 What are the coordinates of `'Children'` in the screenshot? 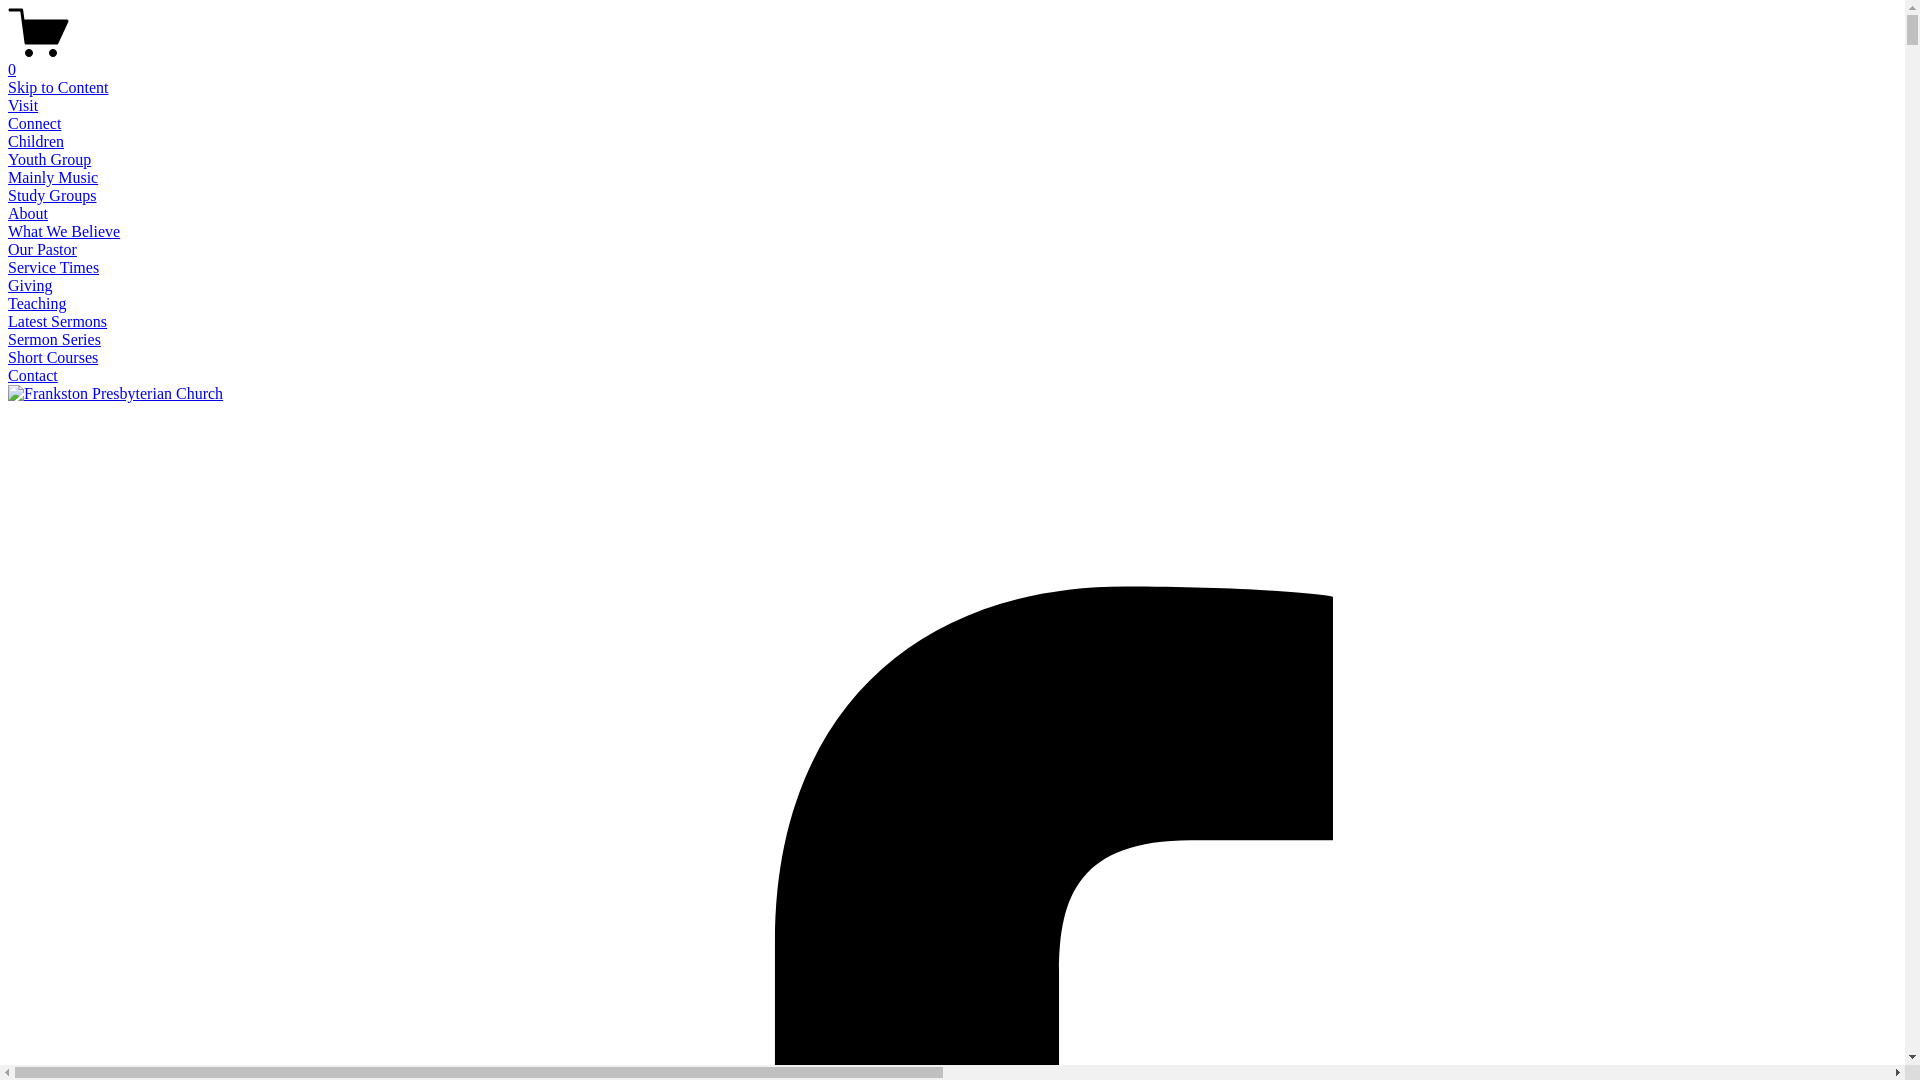 It's located at (35, 140).